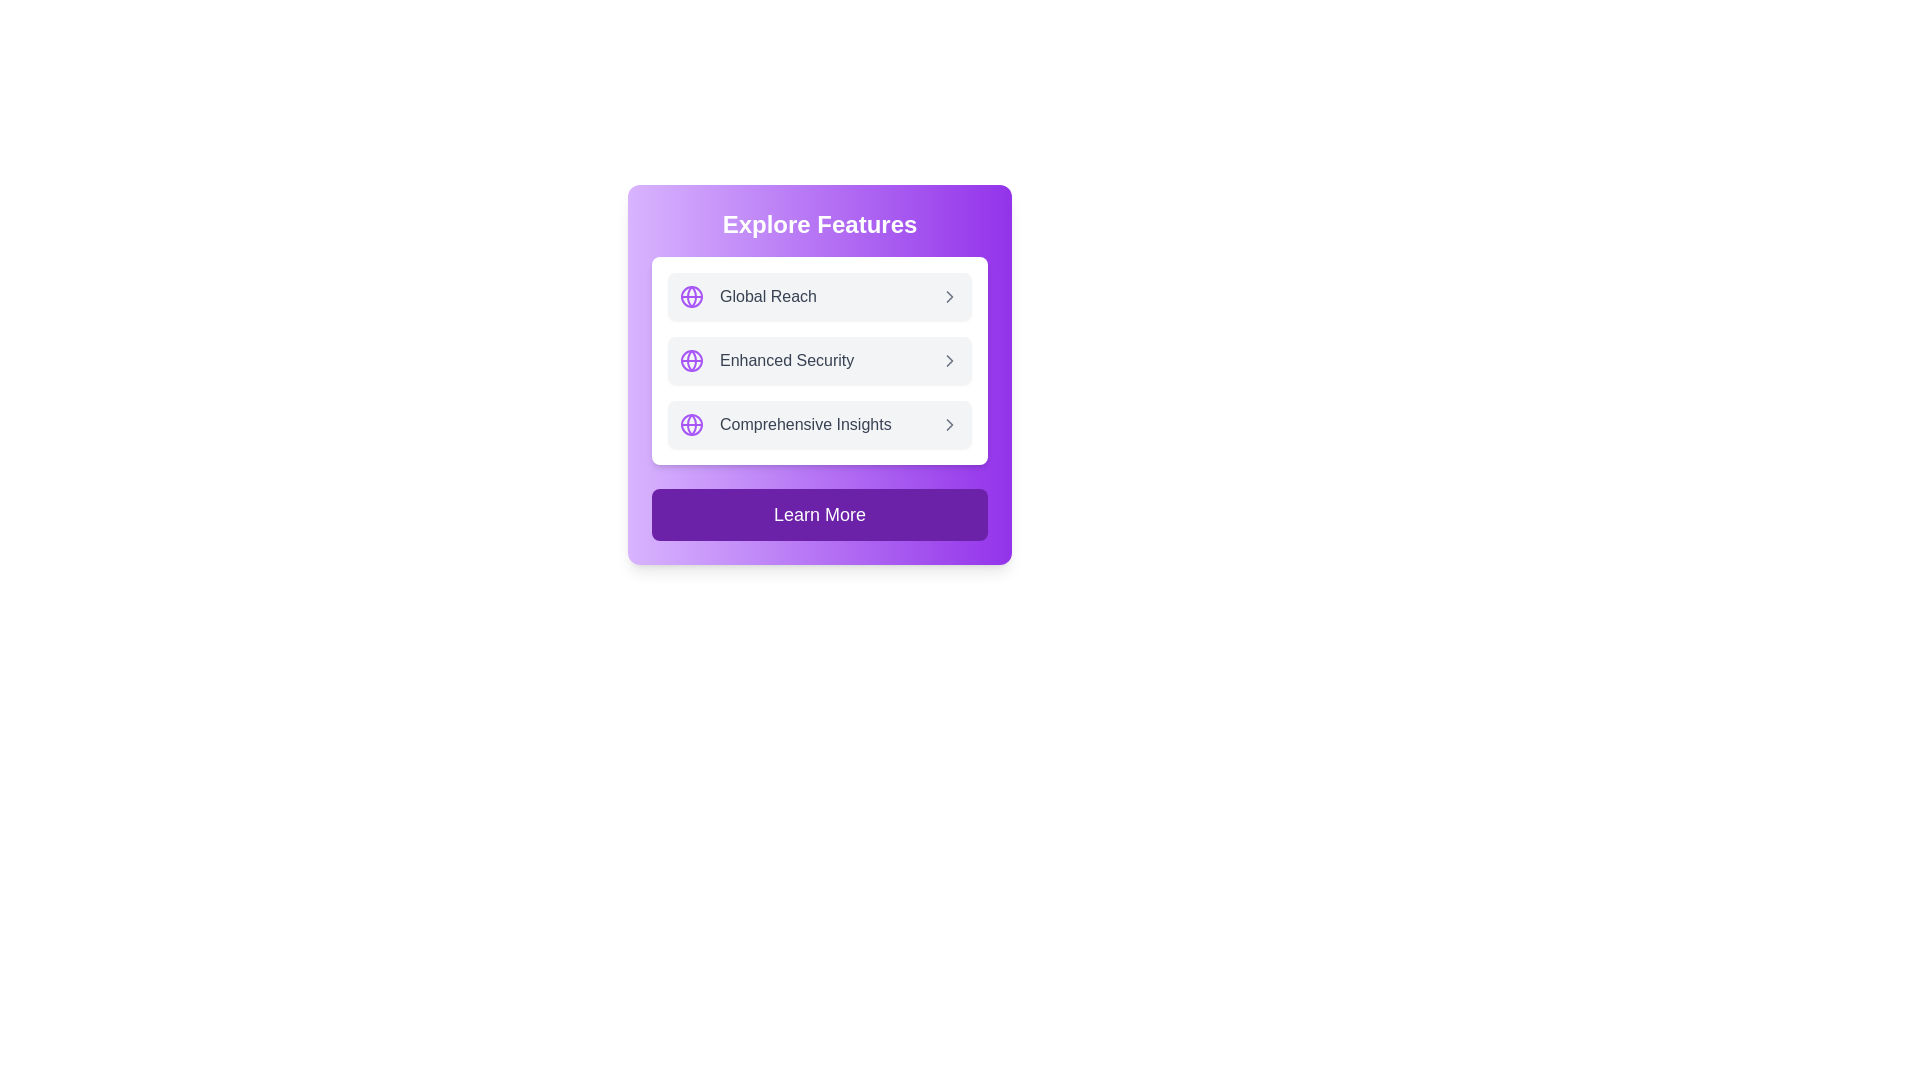  What do you see at coordinates (820, 361) in the screenshot?
I see `the second card in the vertically-aligned list of clickable cards titled 'Enhanced Security'` at bounding box center [820, 361].